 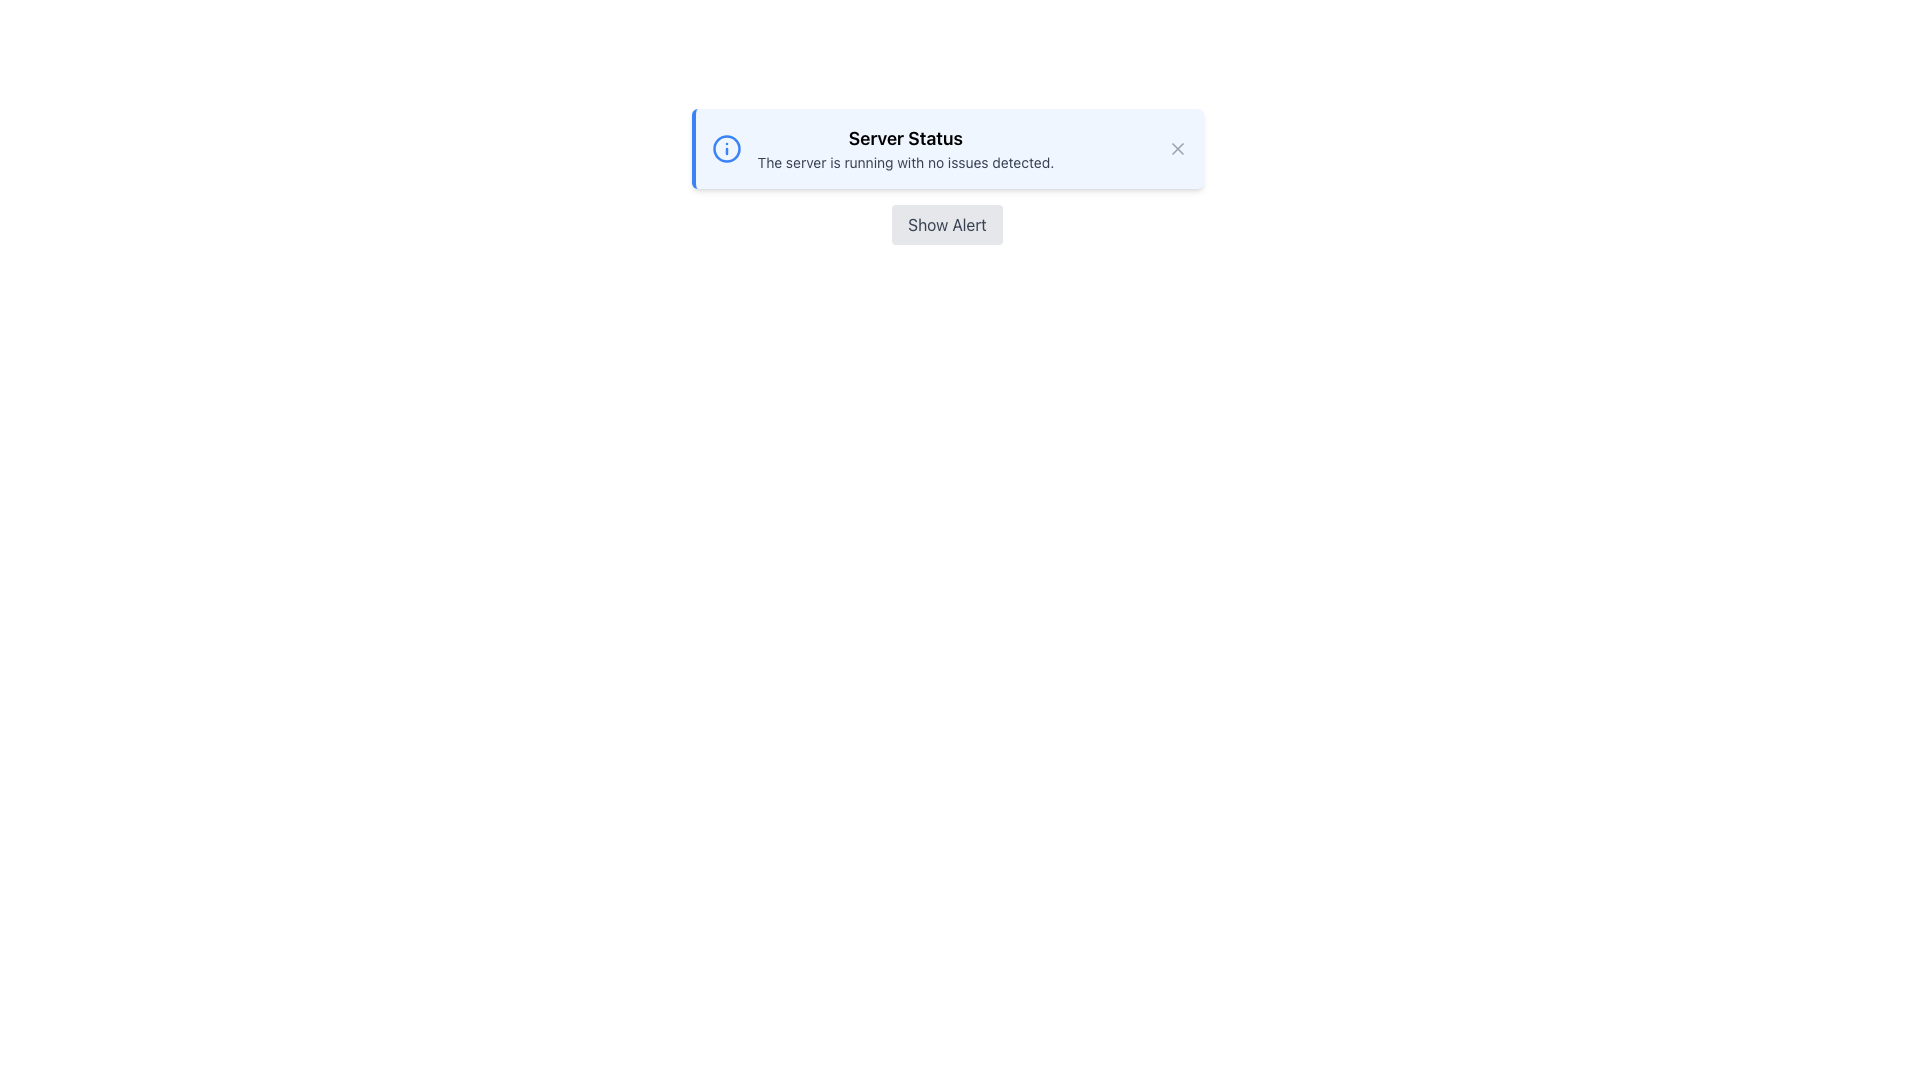 I want to click on the close button located at the far right of the notification panel, so click(x=1177, y=148).